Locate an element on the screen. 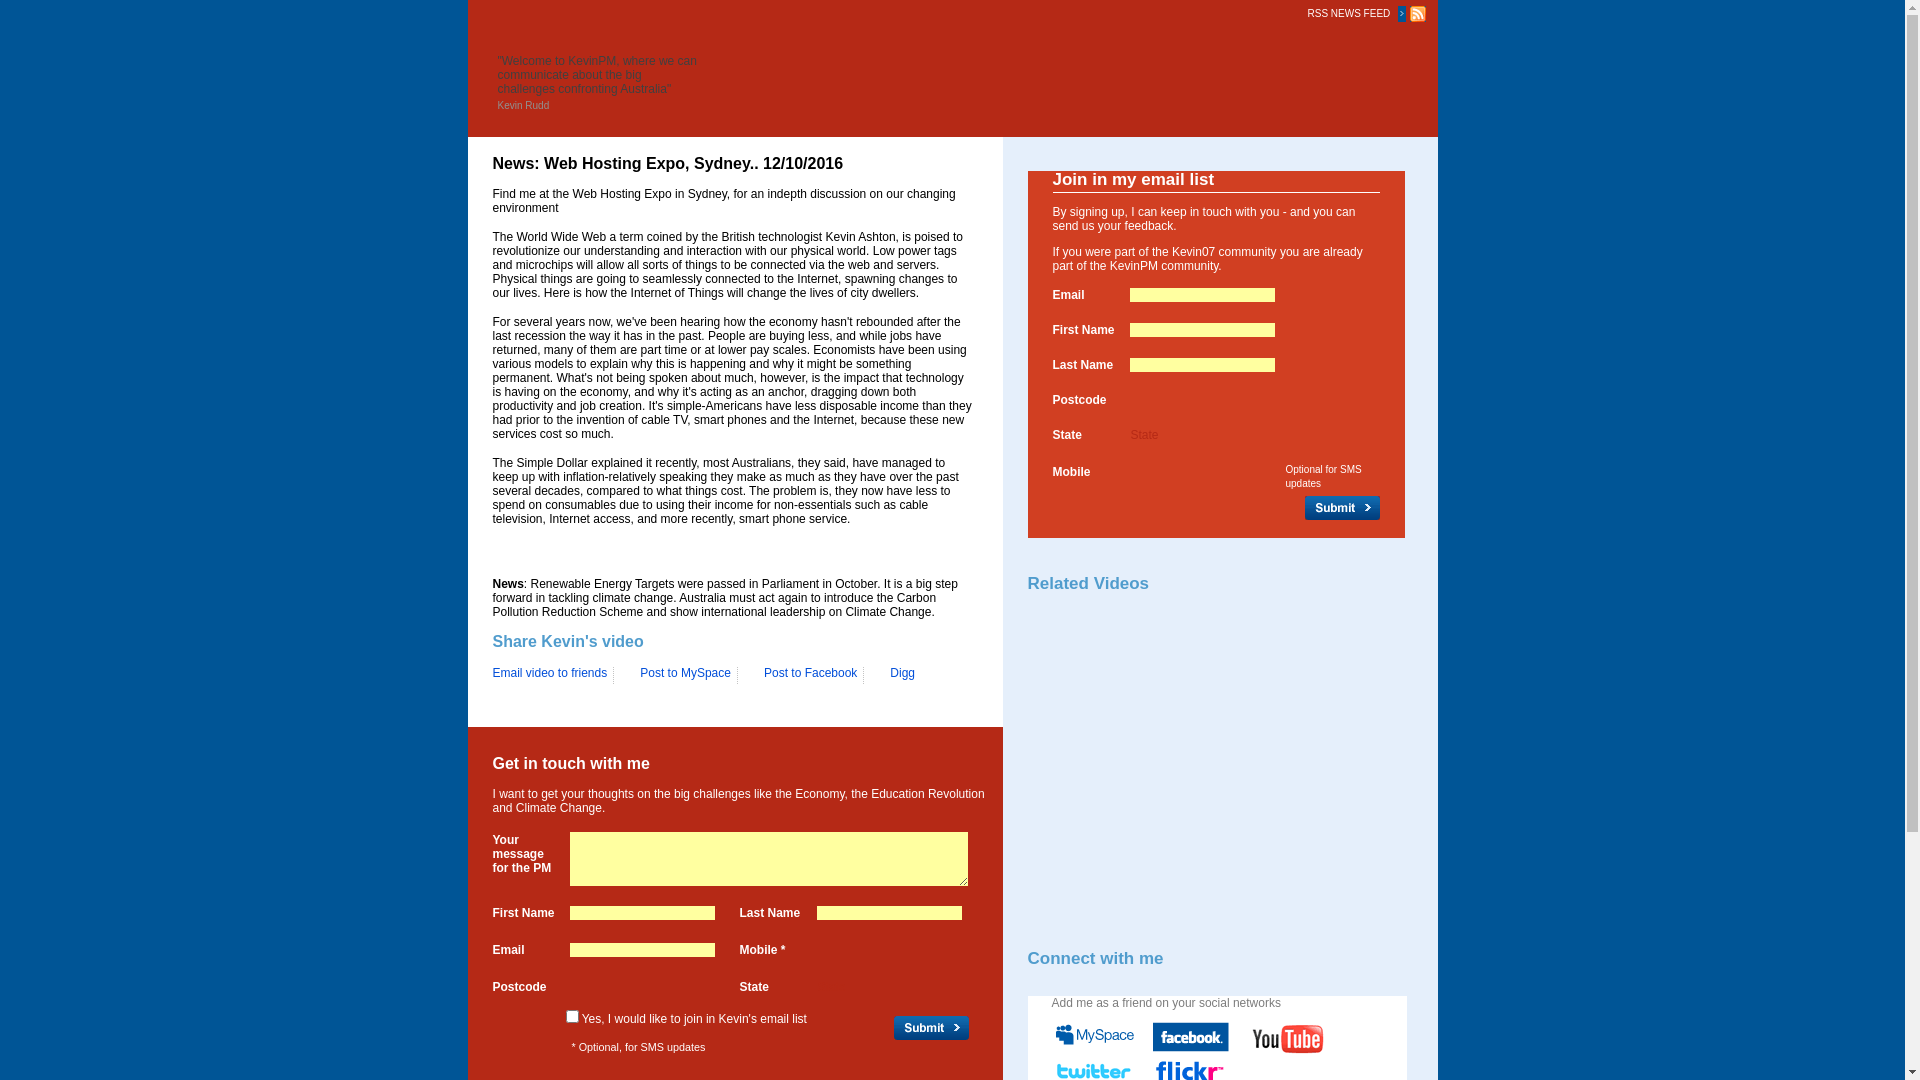 This screenshot has width=1920, height=1080. 'Post to MySpace' is located at coordinates (677, 675).